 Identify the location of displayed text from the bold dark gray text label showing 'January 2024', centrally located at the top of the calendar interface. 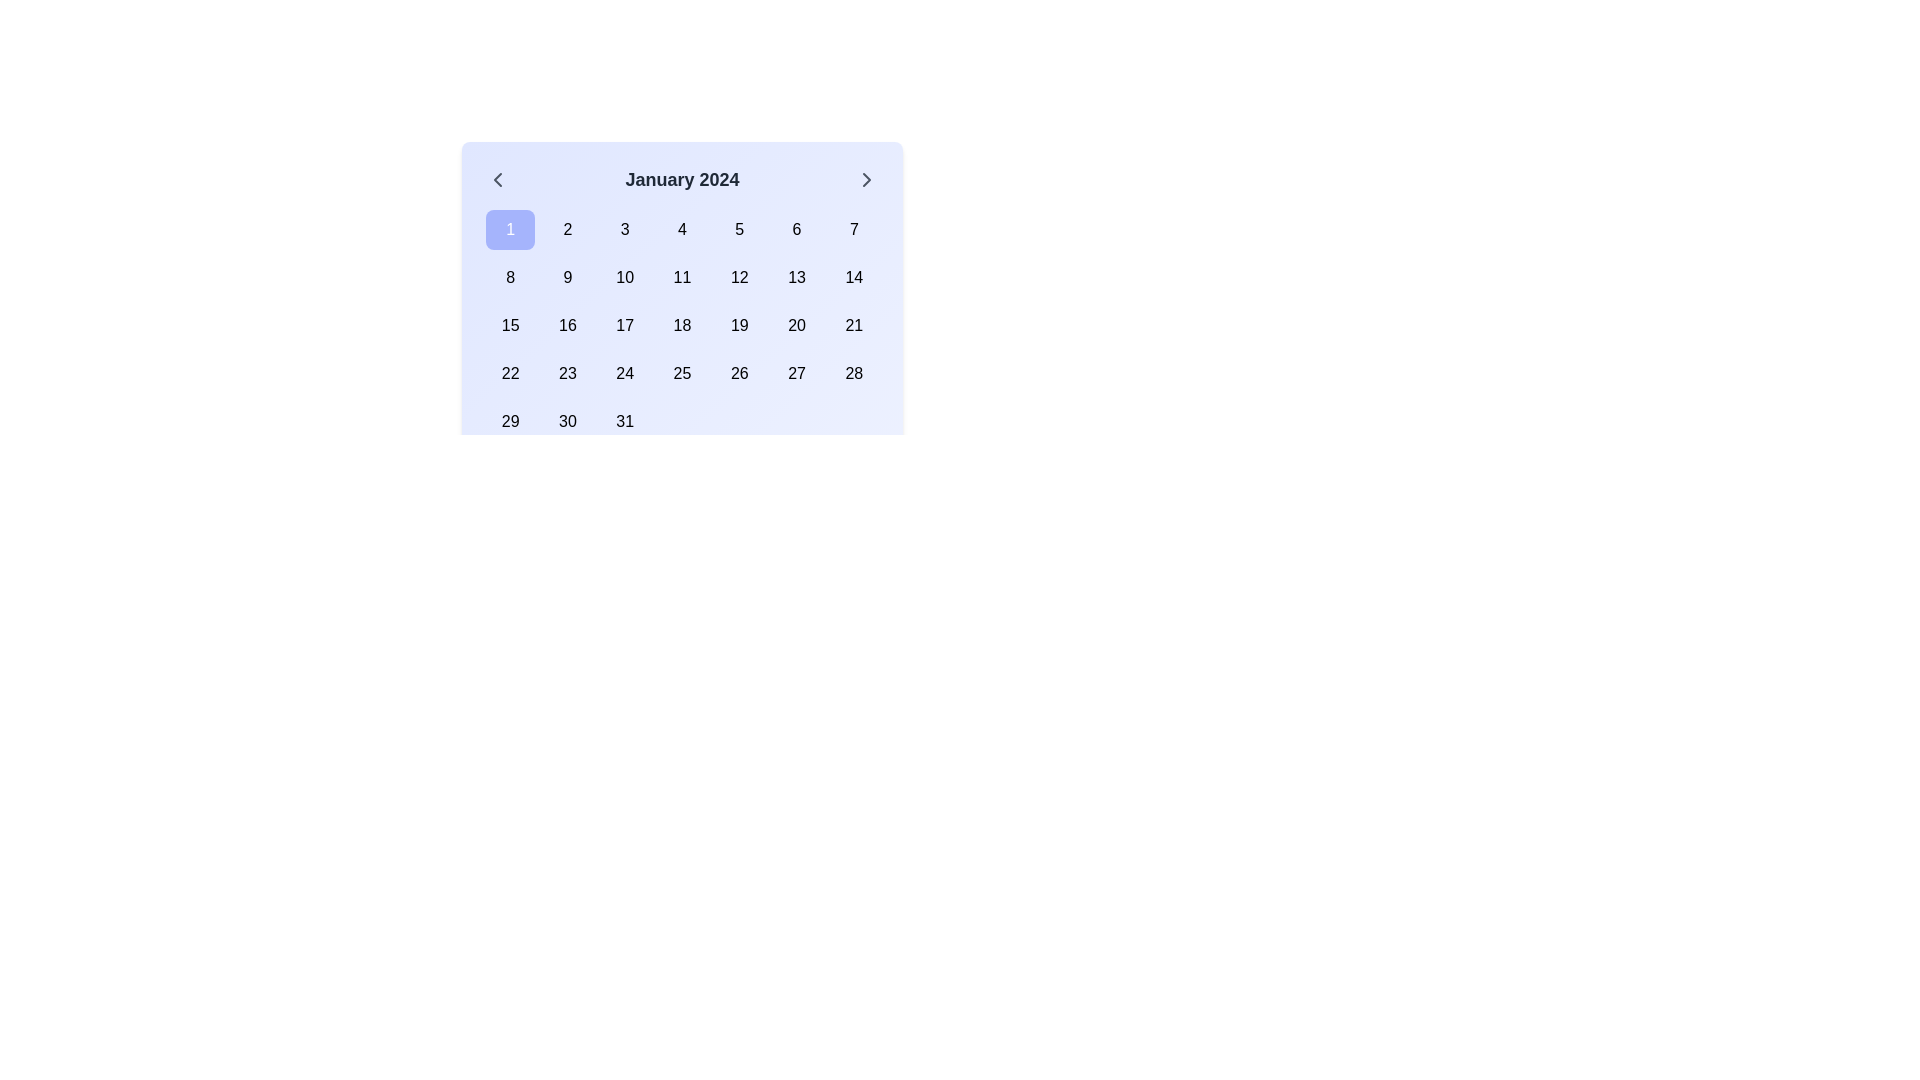
(682, 180).